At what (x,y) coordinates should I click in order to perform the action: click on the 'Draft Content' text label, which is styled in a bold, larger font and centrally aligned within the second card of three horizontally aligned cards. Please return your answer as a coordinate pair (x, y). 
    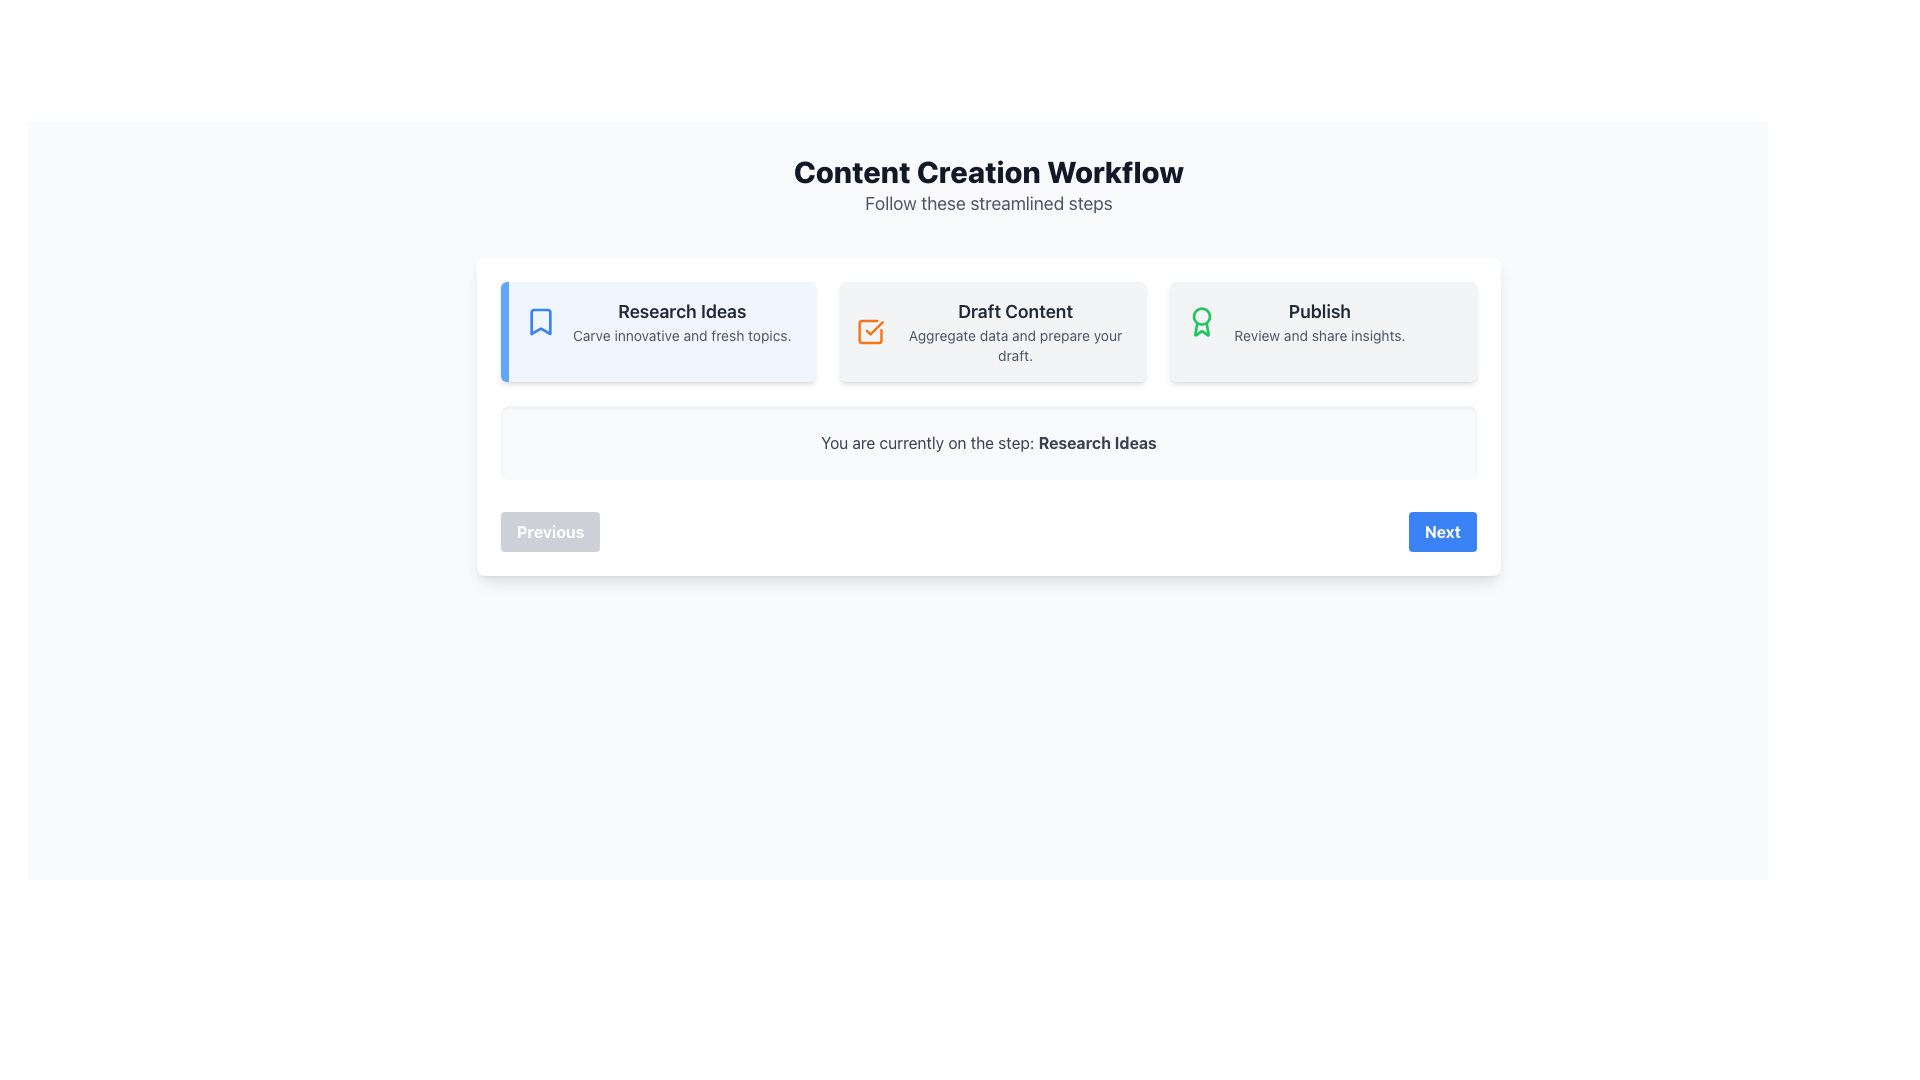
    Looking at the image, I should click on (1015, 312).